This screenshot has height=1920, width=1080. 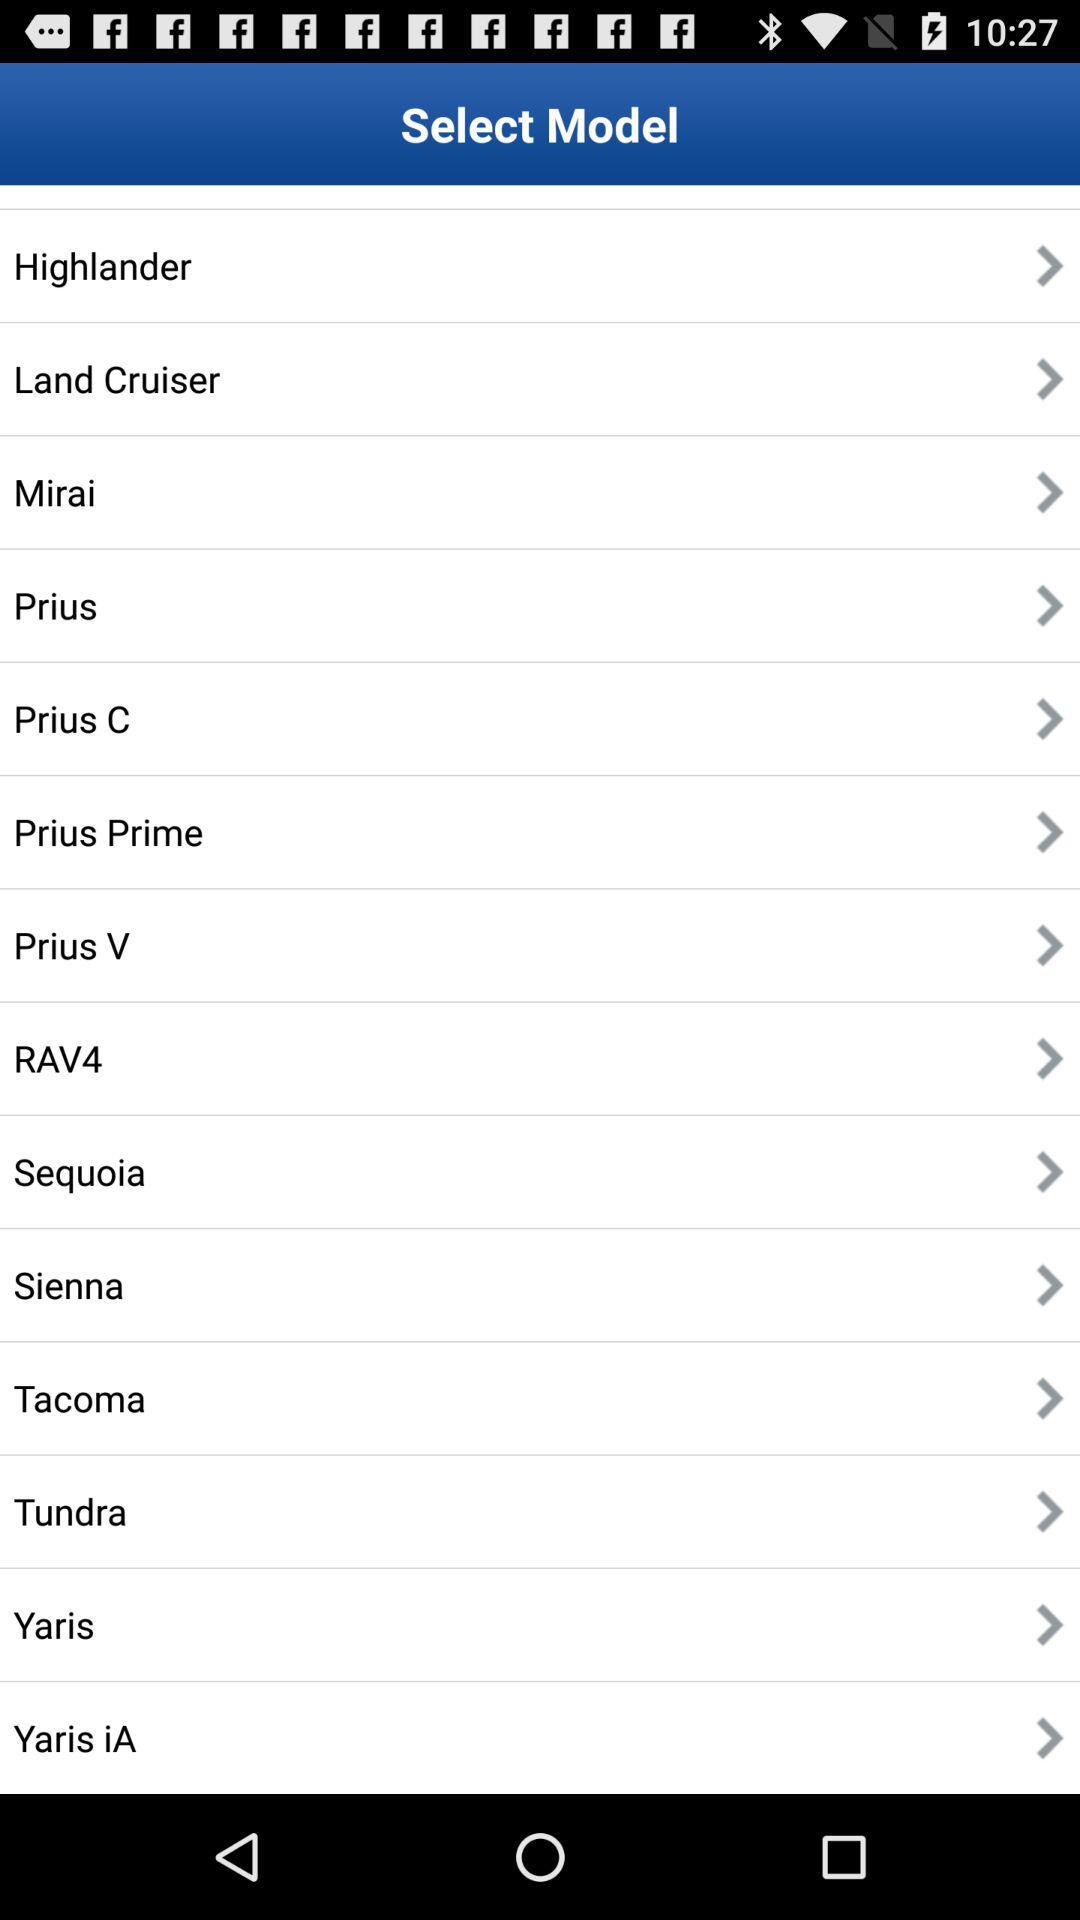 What do you see at coordinates (57, 1057) in the screenshot?
I see `rav4 item` at bounding box center [57, 1057].